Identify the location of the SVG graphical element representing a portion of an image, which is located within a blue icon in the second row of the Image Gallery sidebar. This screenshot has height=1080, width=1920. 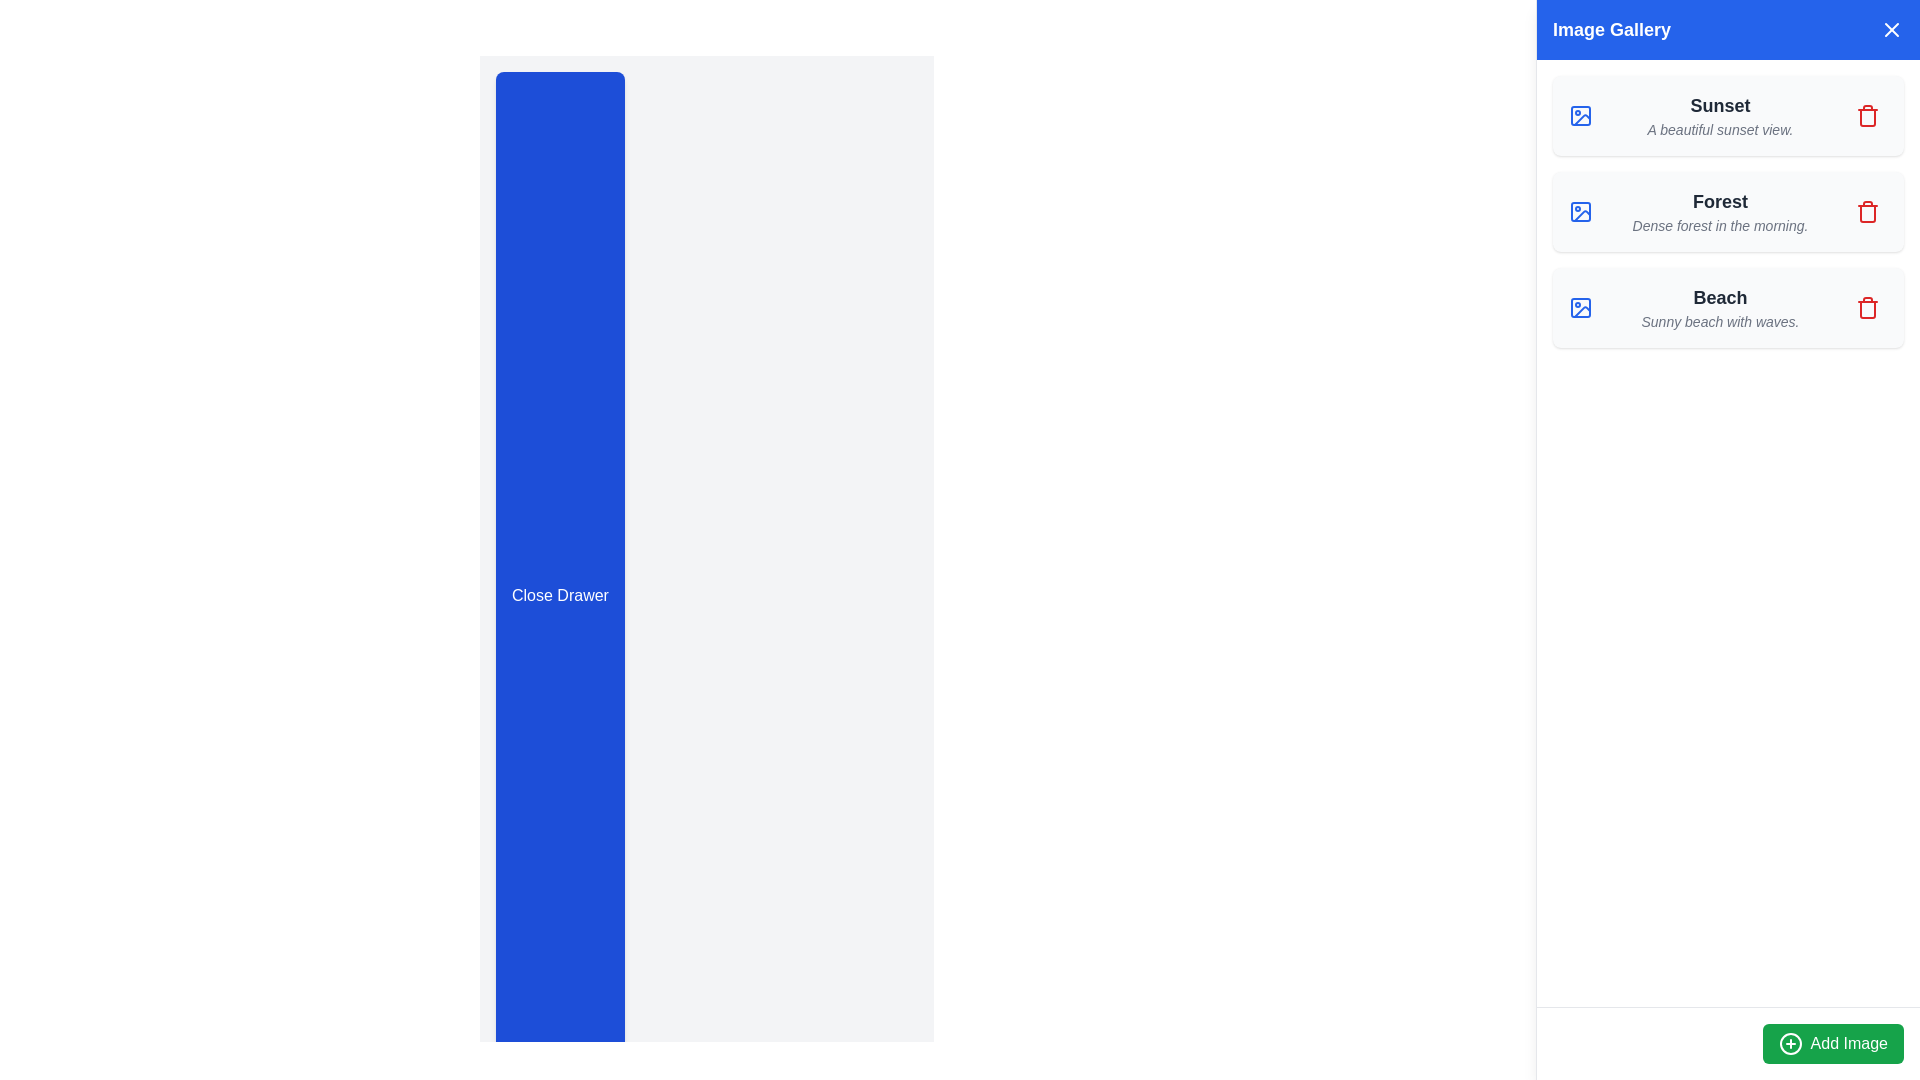
(1581, 216).